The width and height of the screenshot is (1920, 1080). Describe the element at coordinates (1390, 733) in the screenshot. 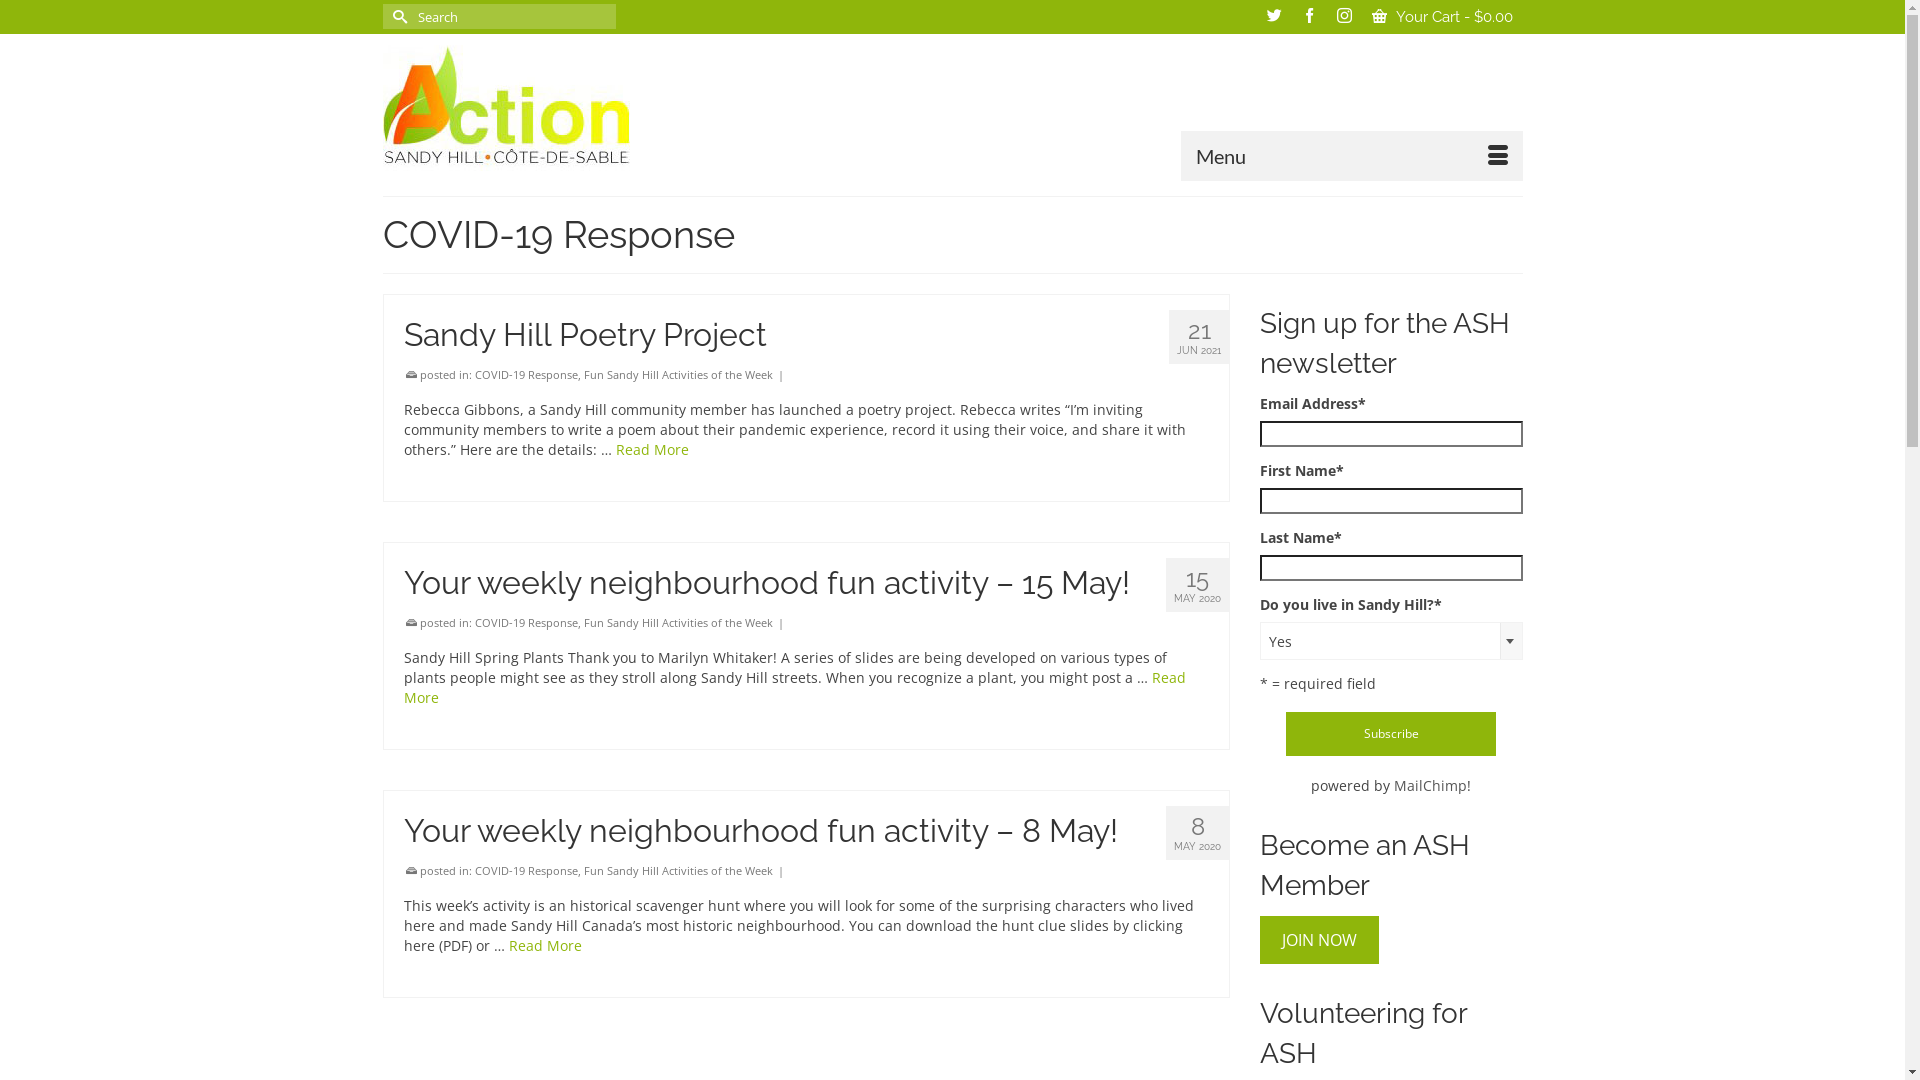

I see `'Subscribe'` at that location.